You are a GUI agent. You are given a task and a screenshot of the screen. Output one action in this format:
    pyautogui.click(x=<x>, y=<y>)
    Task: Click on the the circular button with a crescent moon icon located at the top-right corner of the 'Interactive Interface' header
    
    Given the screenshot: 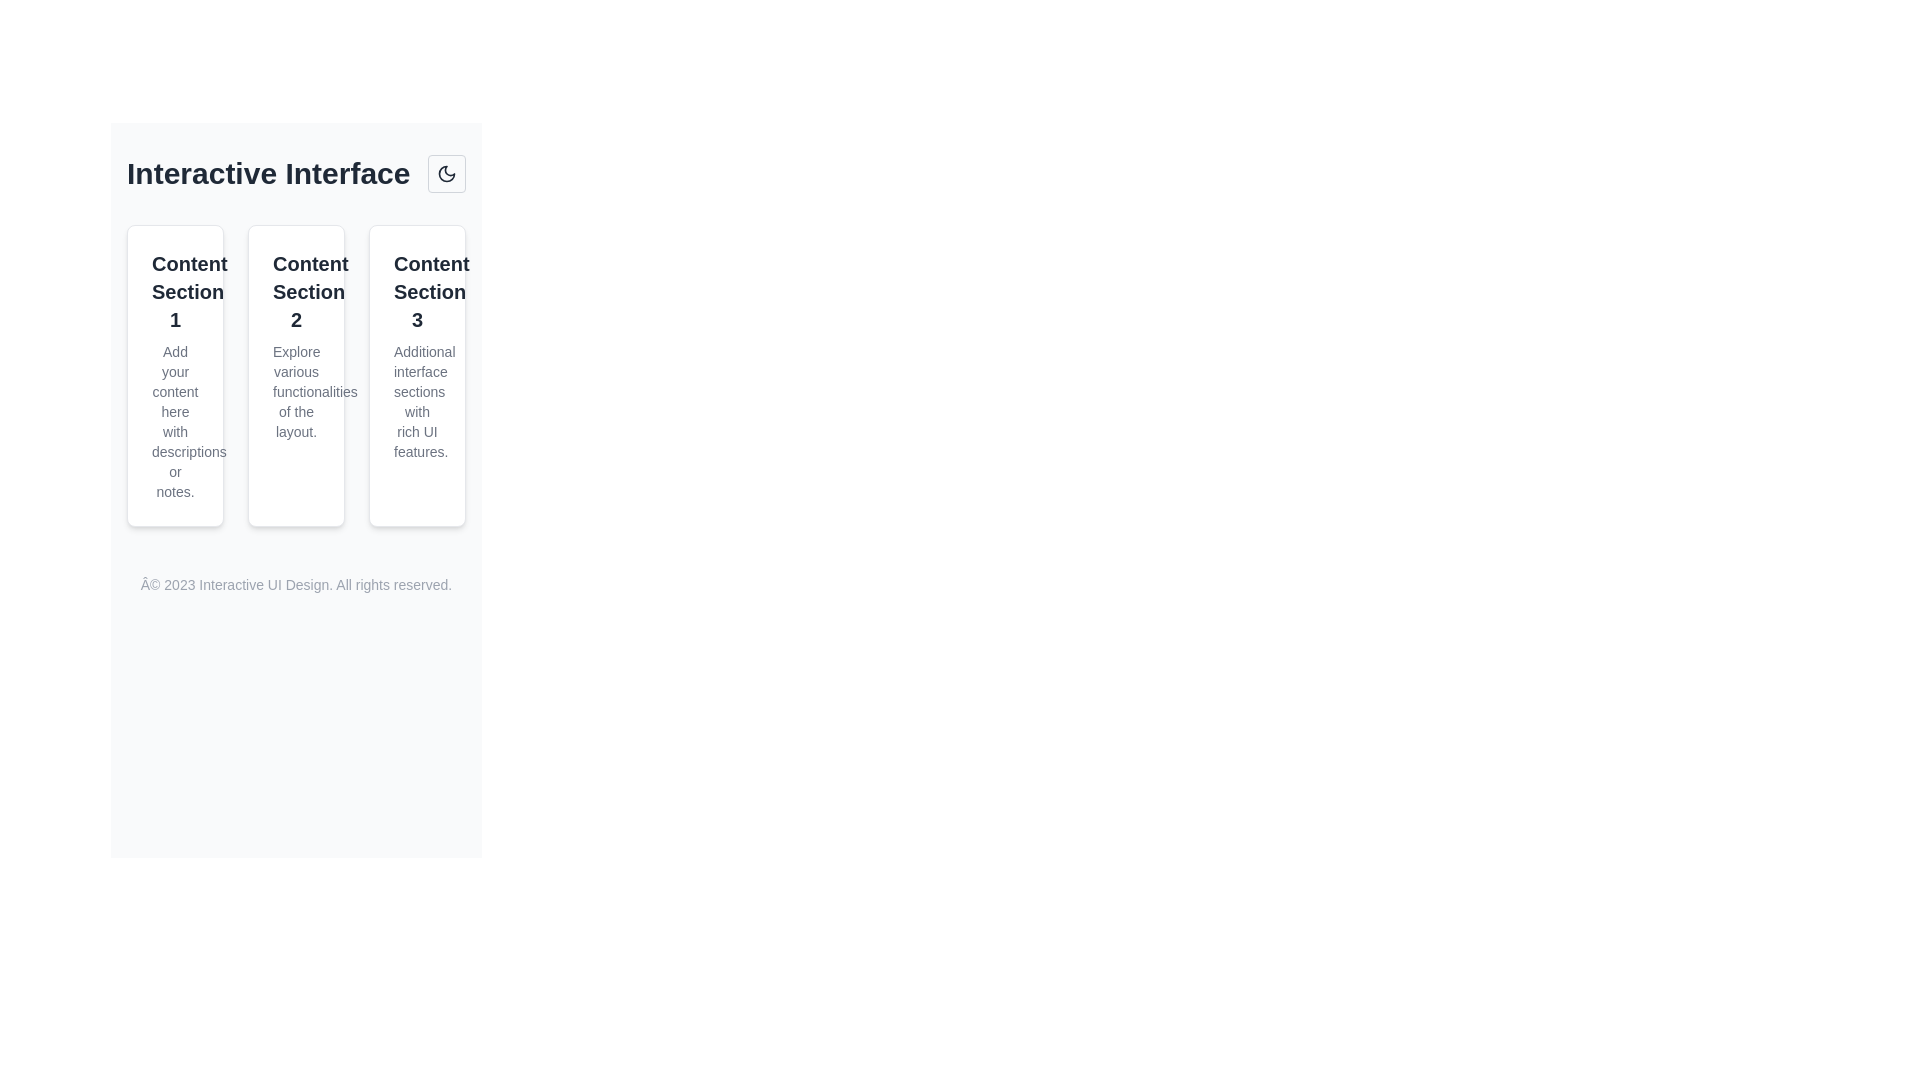 What is the action you would take?
    pyautogui.click(x=445, y=172)
    